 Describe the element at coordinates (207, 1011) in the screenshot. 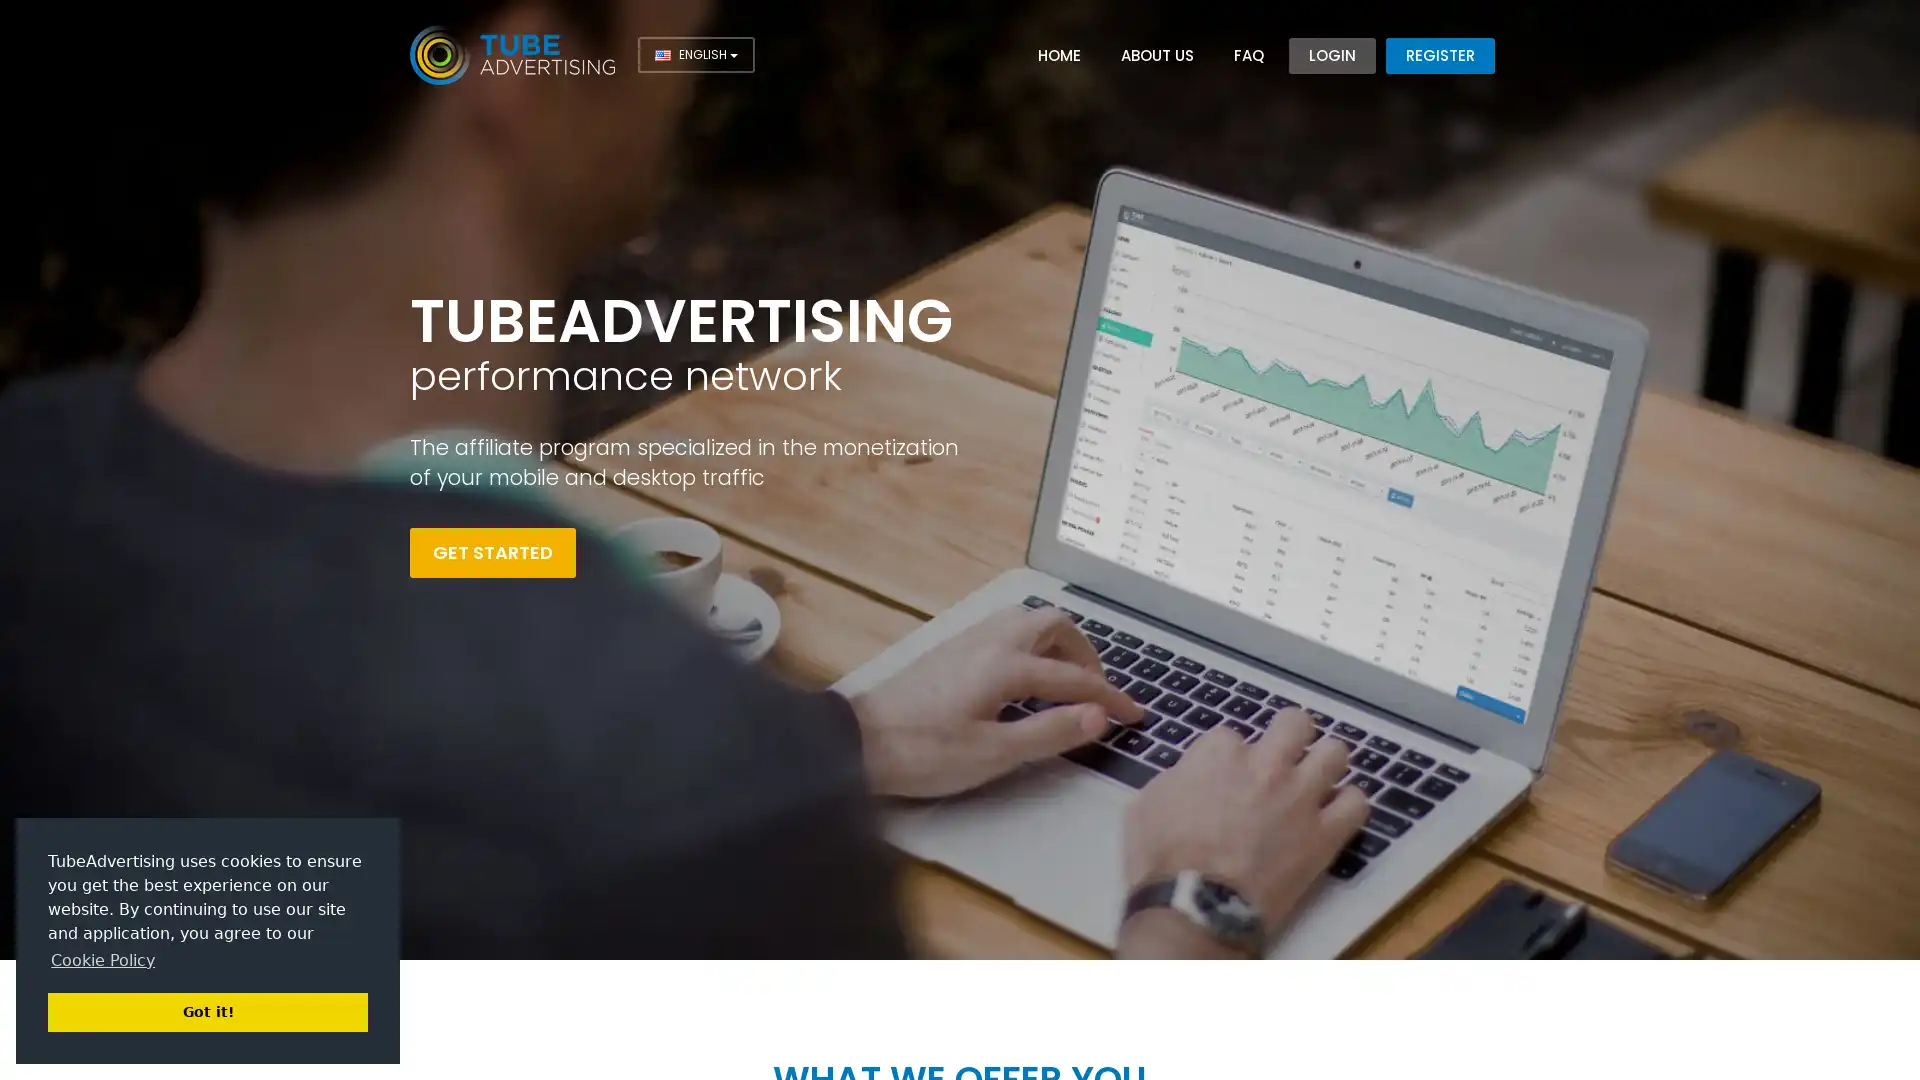

I see `dismiss cookie message` at that location.